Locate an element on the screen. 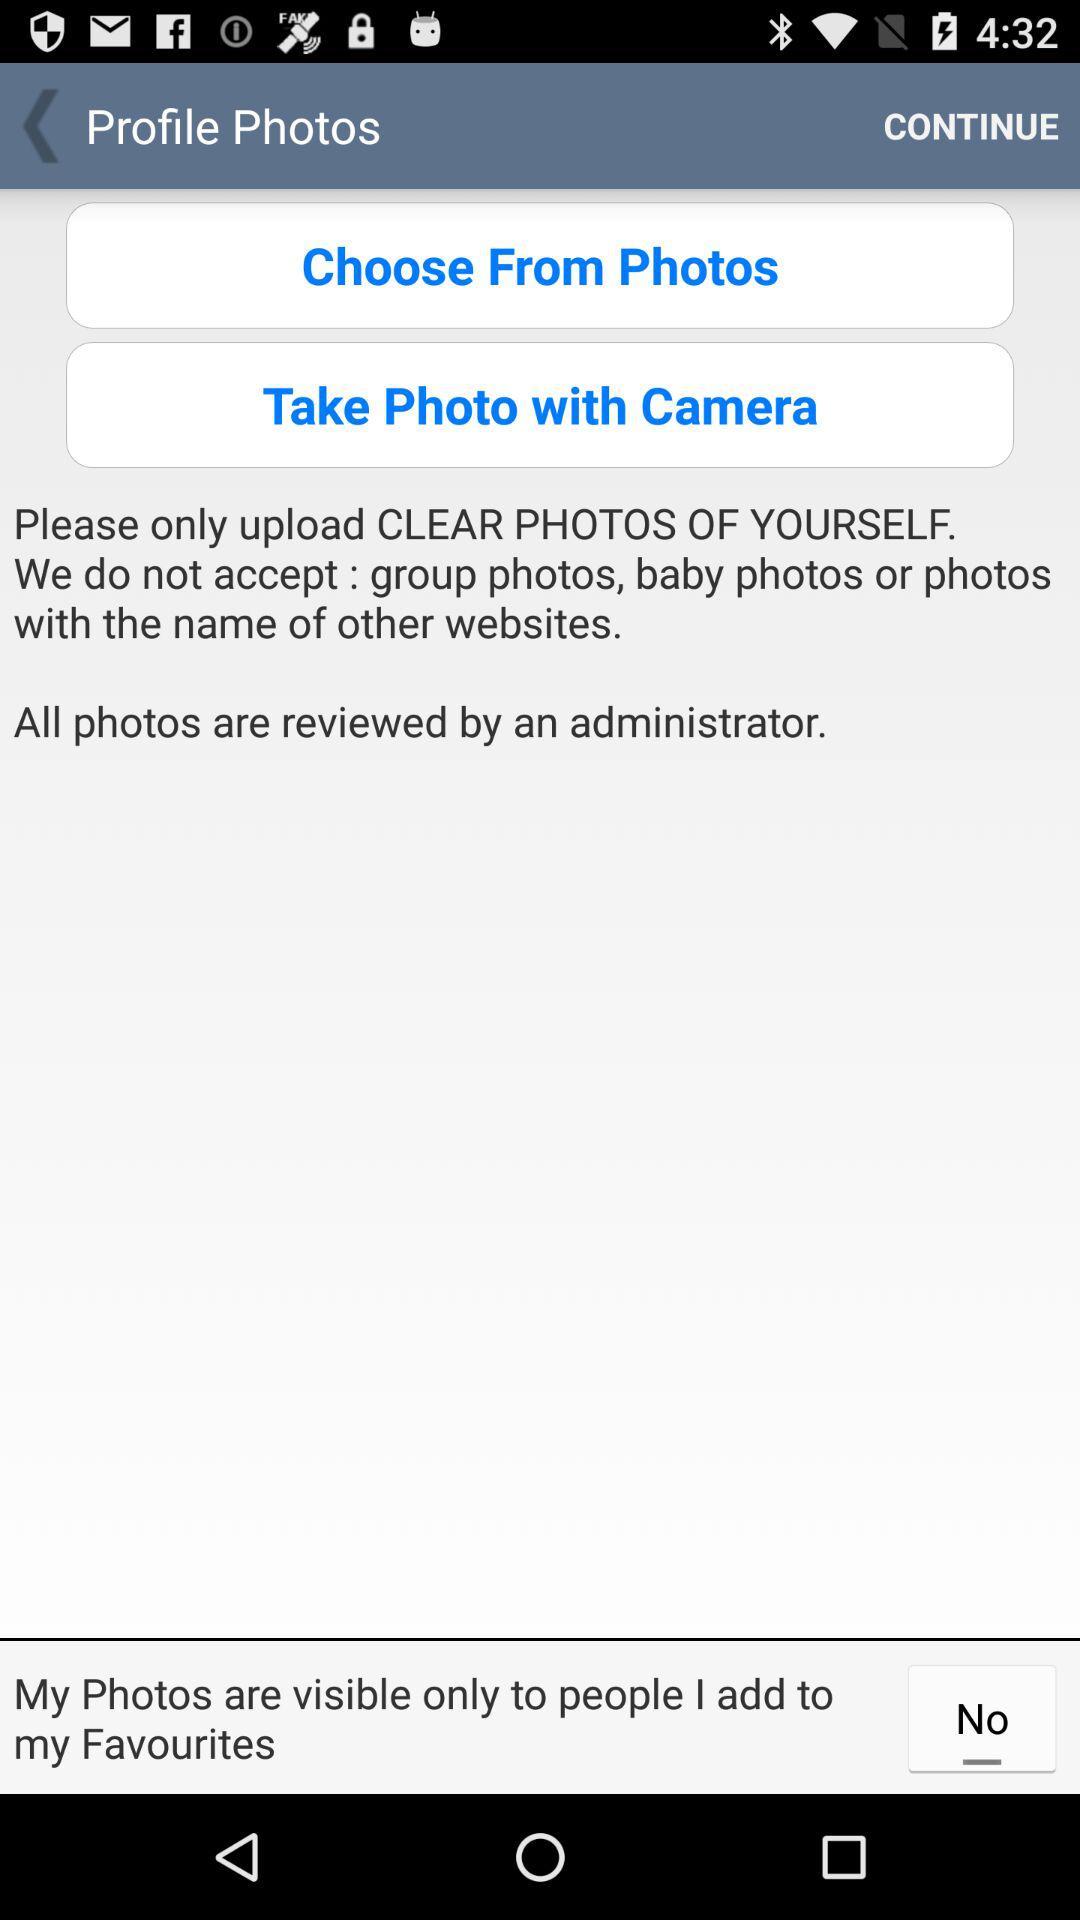 The width and height of the screenshot is (1080, 1920). button below choose from photos button is located at coordinates (540, 403).